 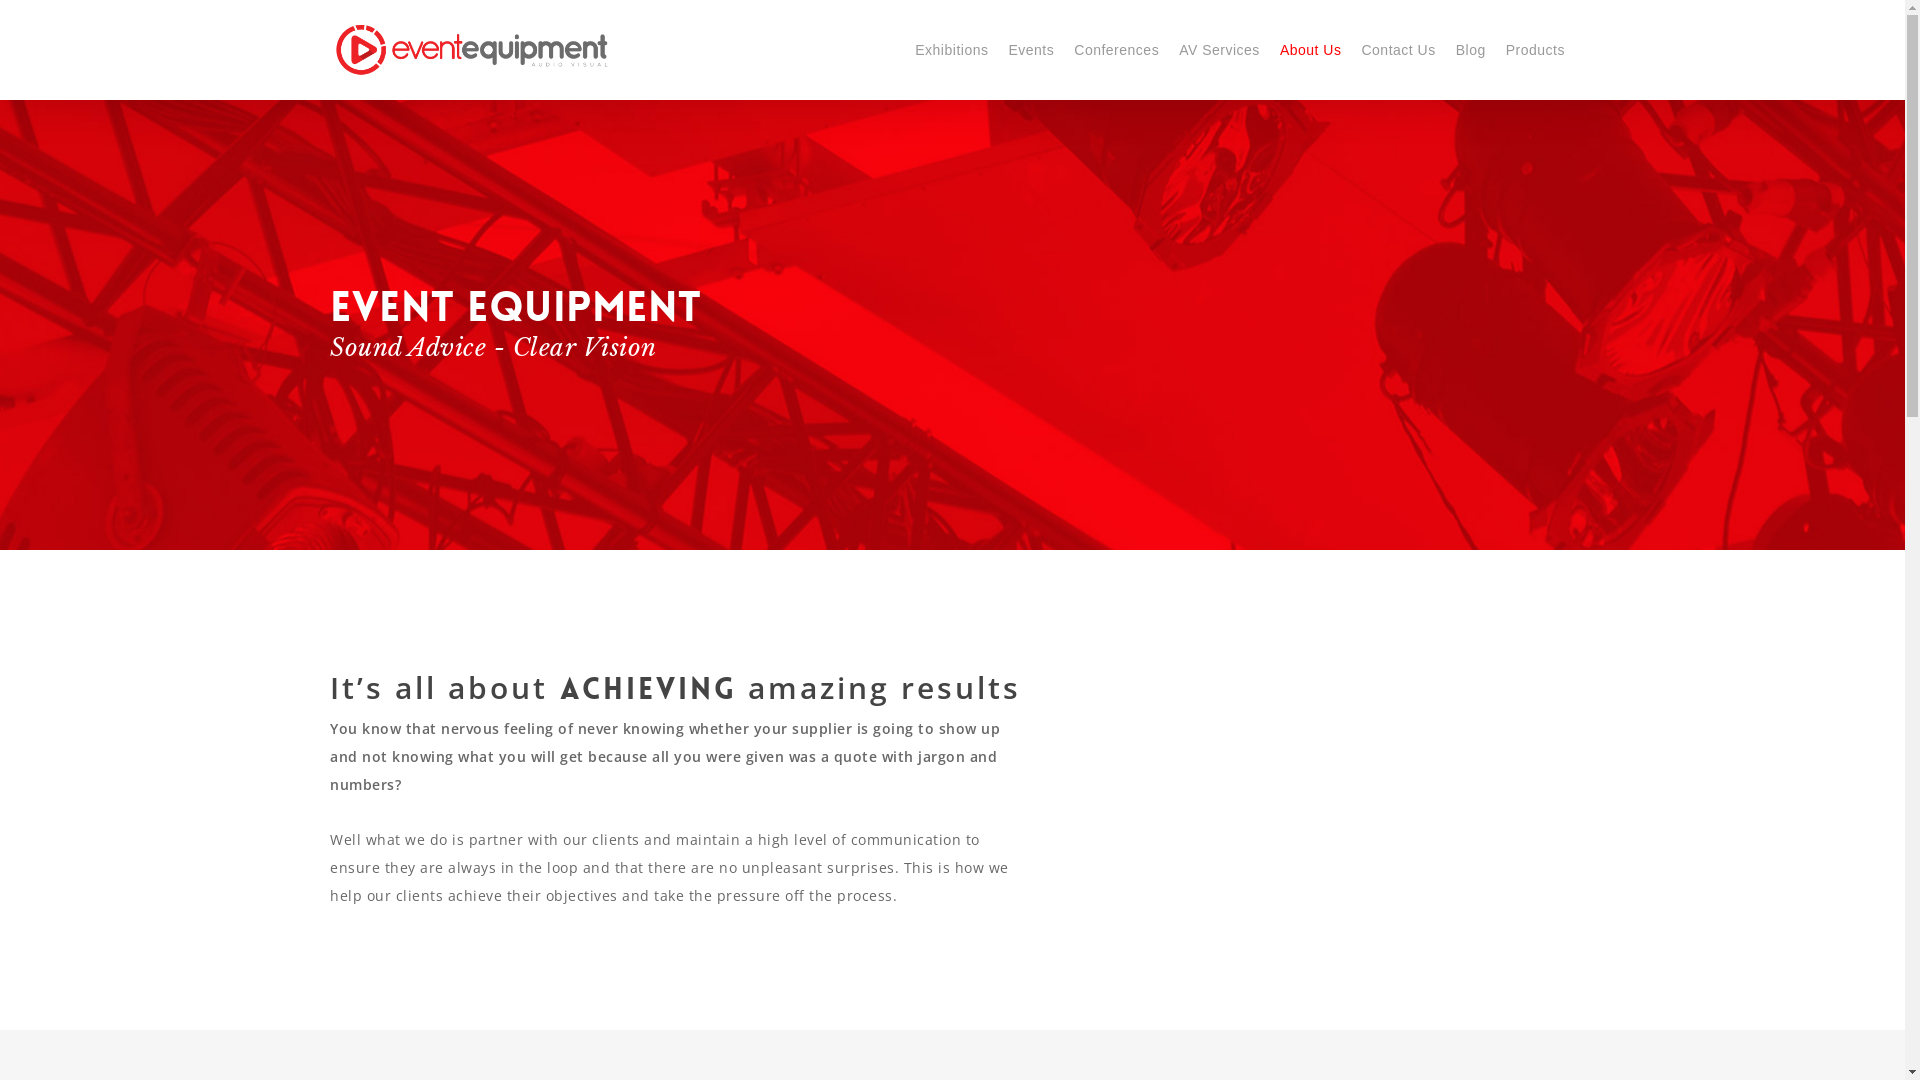 I want to click on 'Conferences', so click(x=1115, y=49).